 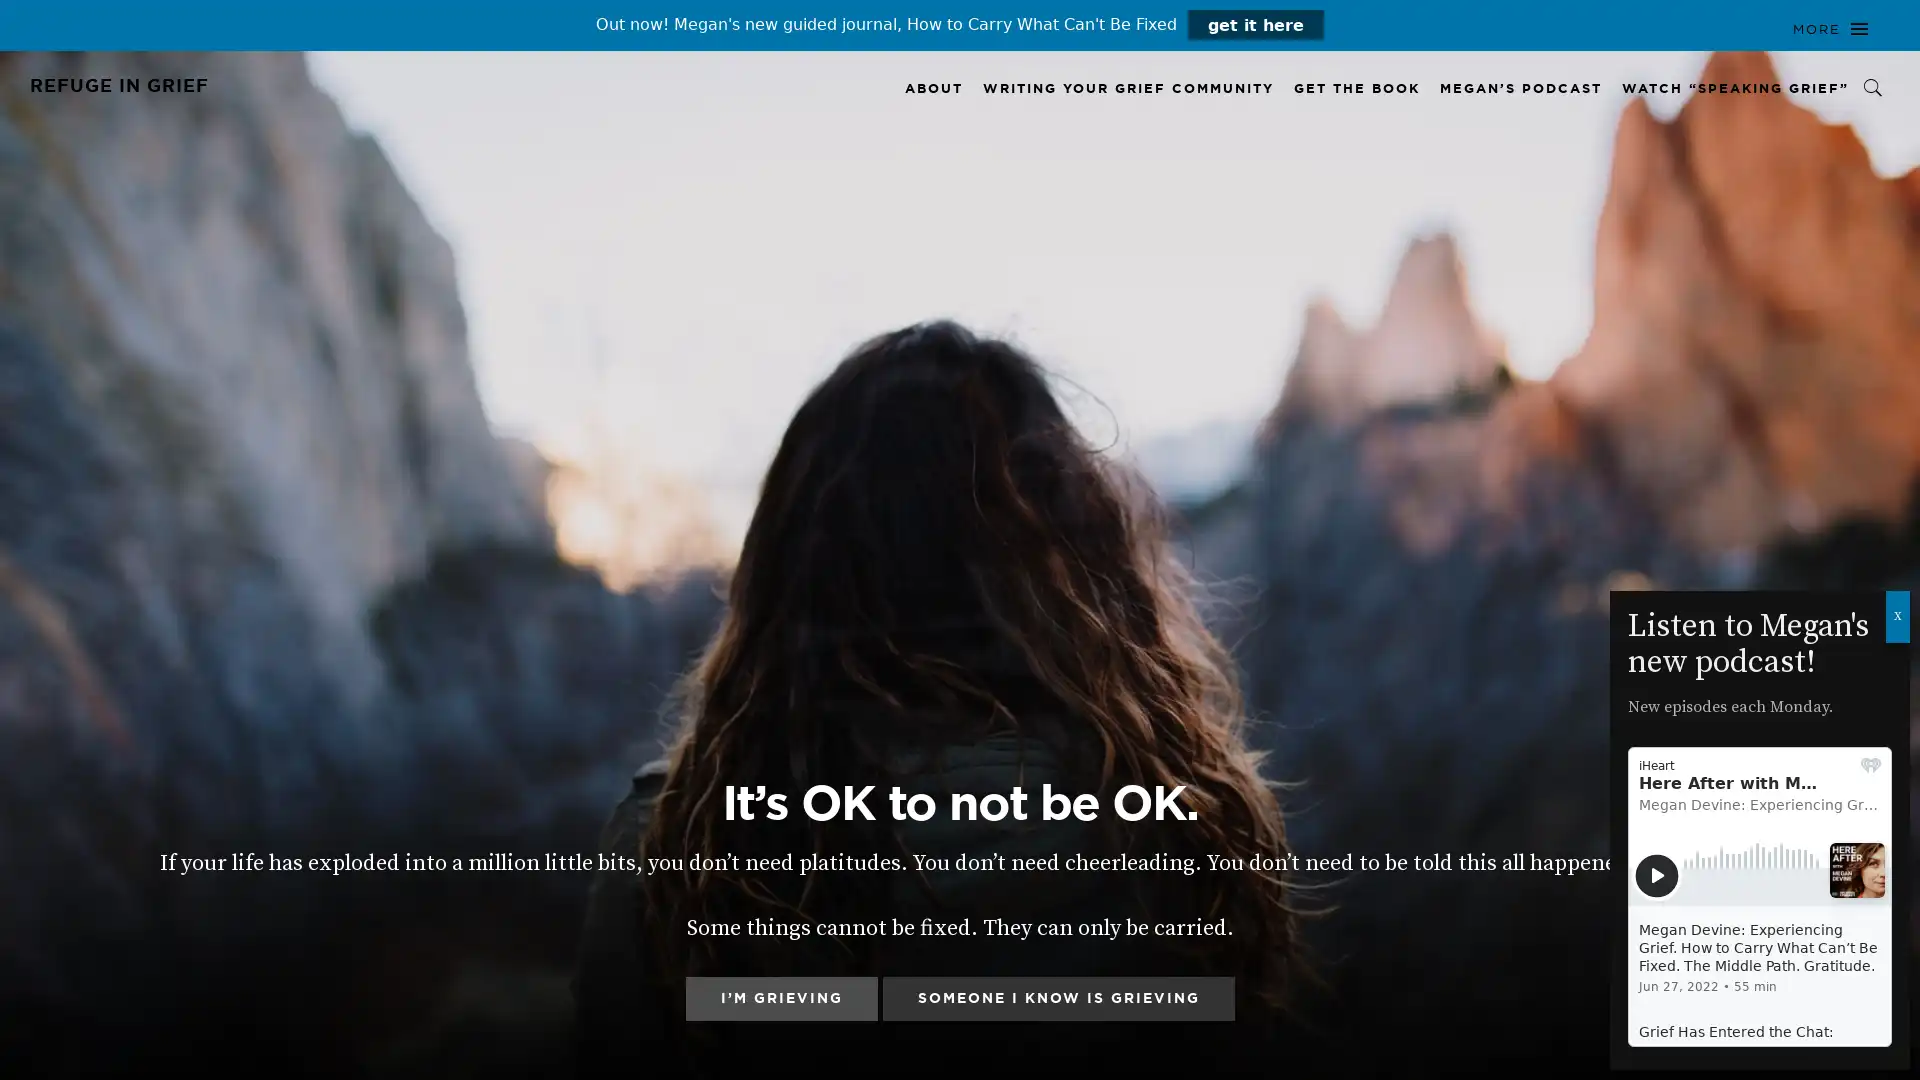 What do you see at coordinates (1873, 87) in the screenshot?
I see `SHOW SEARCH` at bounding box center [1873, 87].